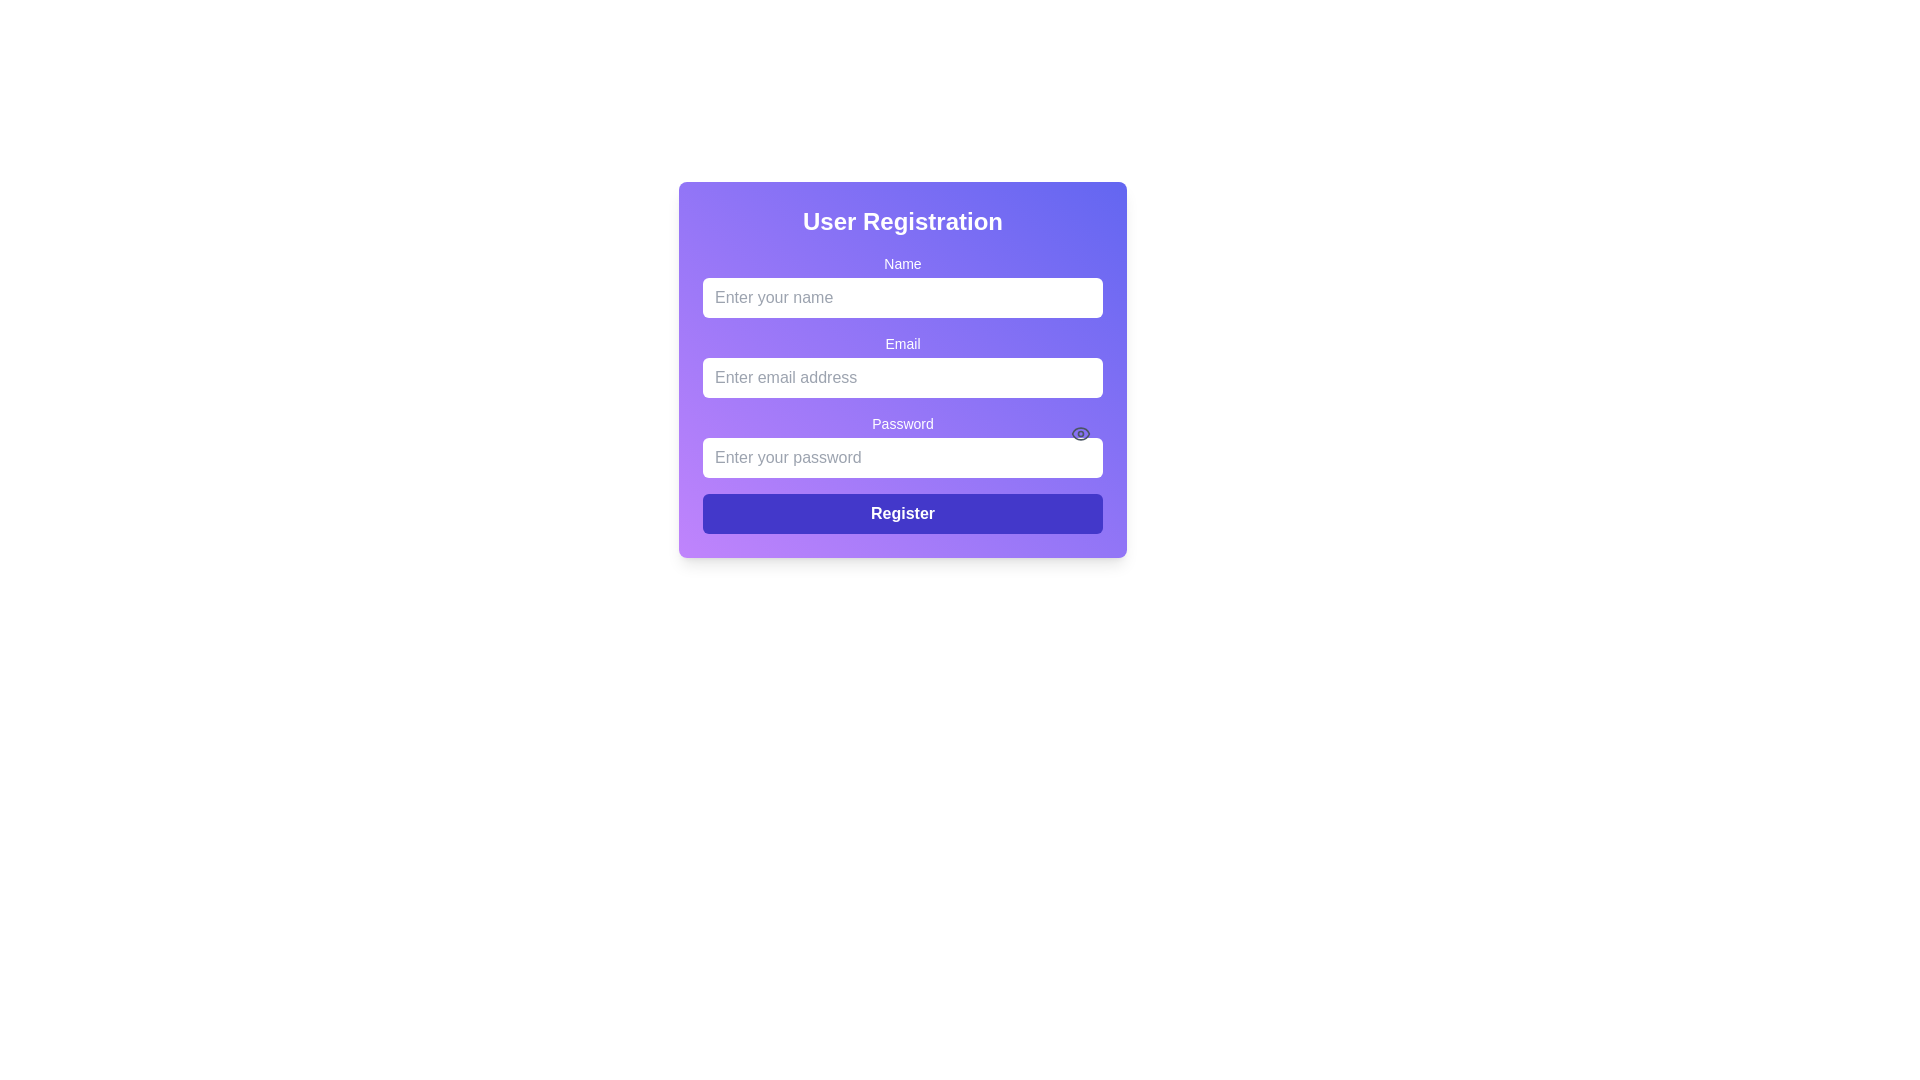 The width and height of the screenshot is (1920, 1080). Describe the element at coordinates (1079, 433) in the screenshot. I see `the eye-shaped icon next to the password input field in the User Registration form` at that location.